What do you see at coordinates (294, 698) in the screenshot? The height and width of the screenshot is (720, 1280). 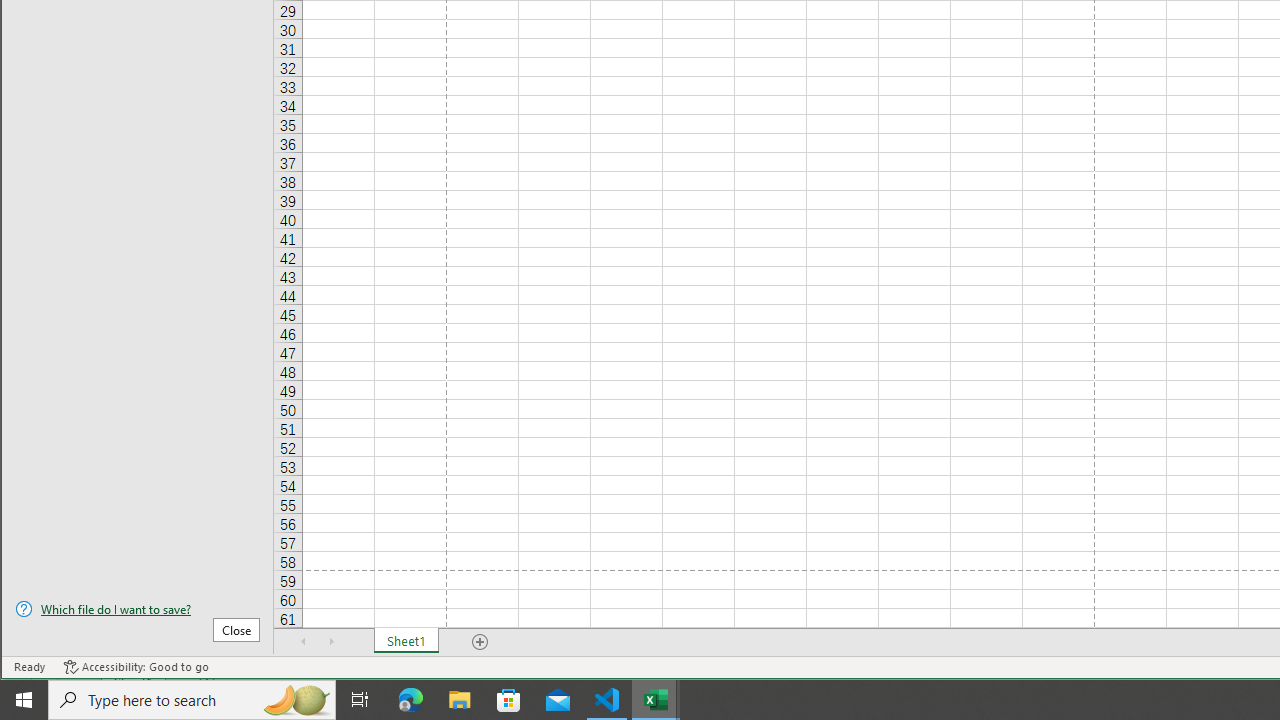 I see `'Search highlights icon opens search home window'` at bounding box center [294, 698].